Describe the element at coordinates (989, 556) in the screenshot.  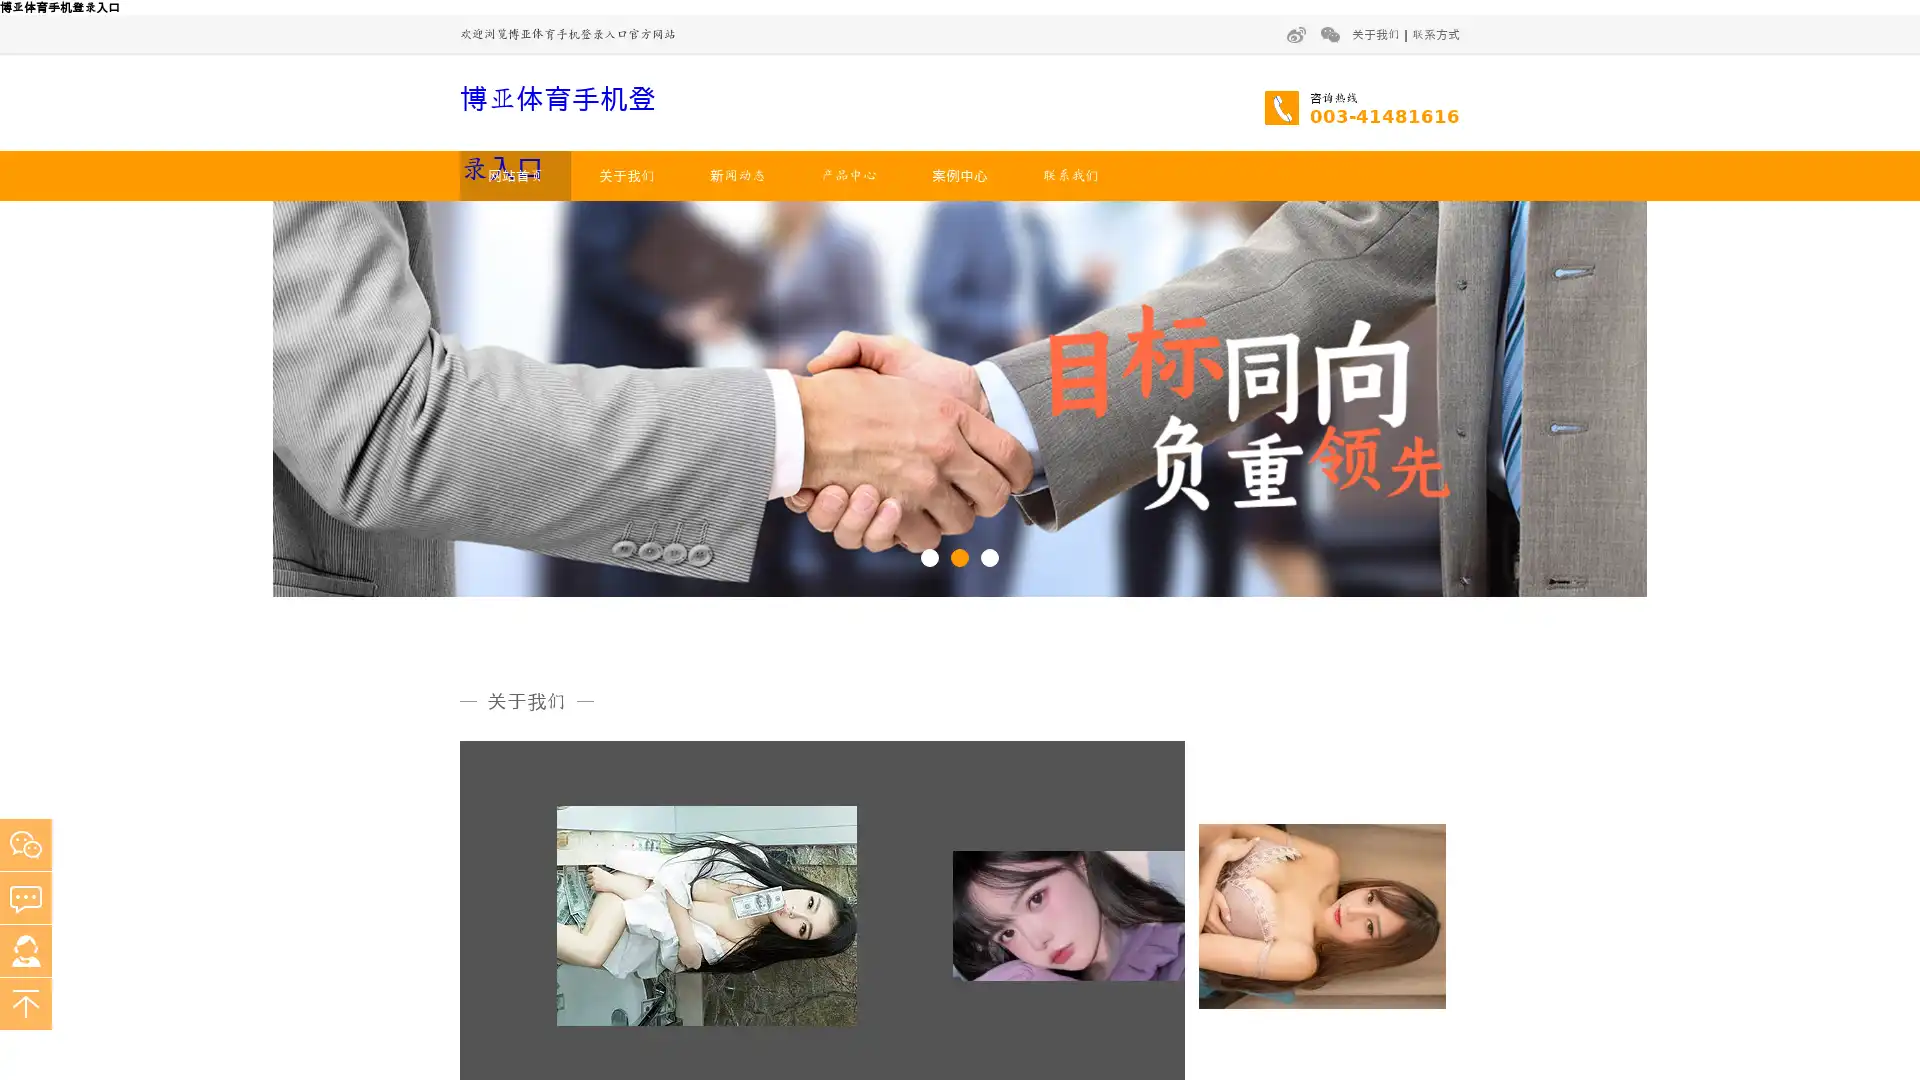
I see `3` at that location.